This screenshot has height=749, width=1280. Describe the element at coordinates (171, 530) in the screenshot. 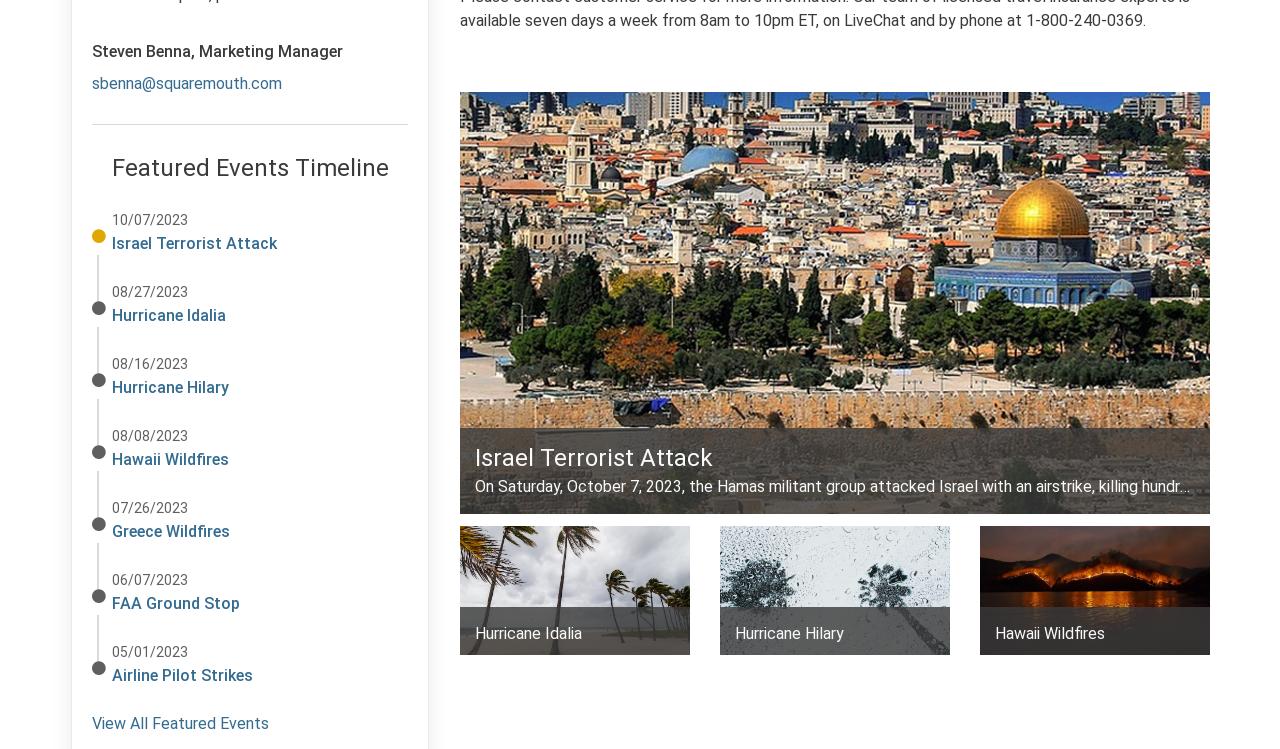

I see `'Greece Wildfires'` at that location.